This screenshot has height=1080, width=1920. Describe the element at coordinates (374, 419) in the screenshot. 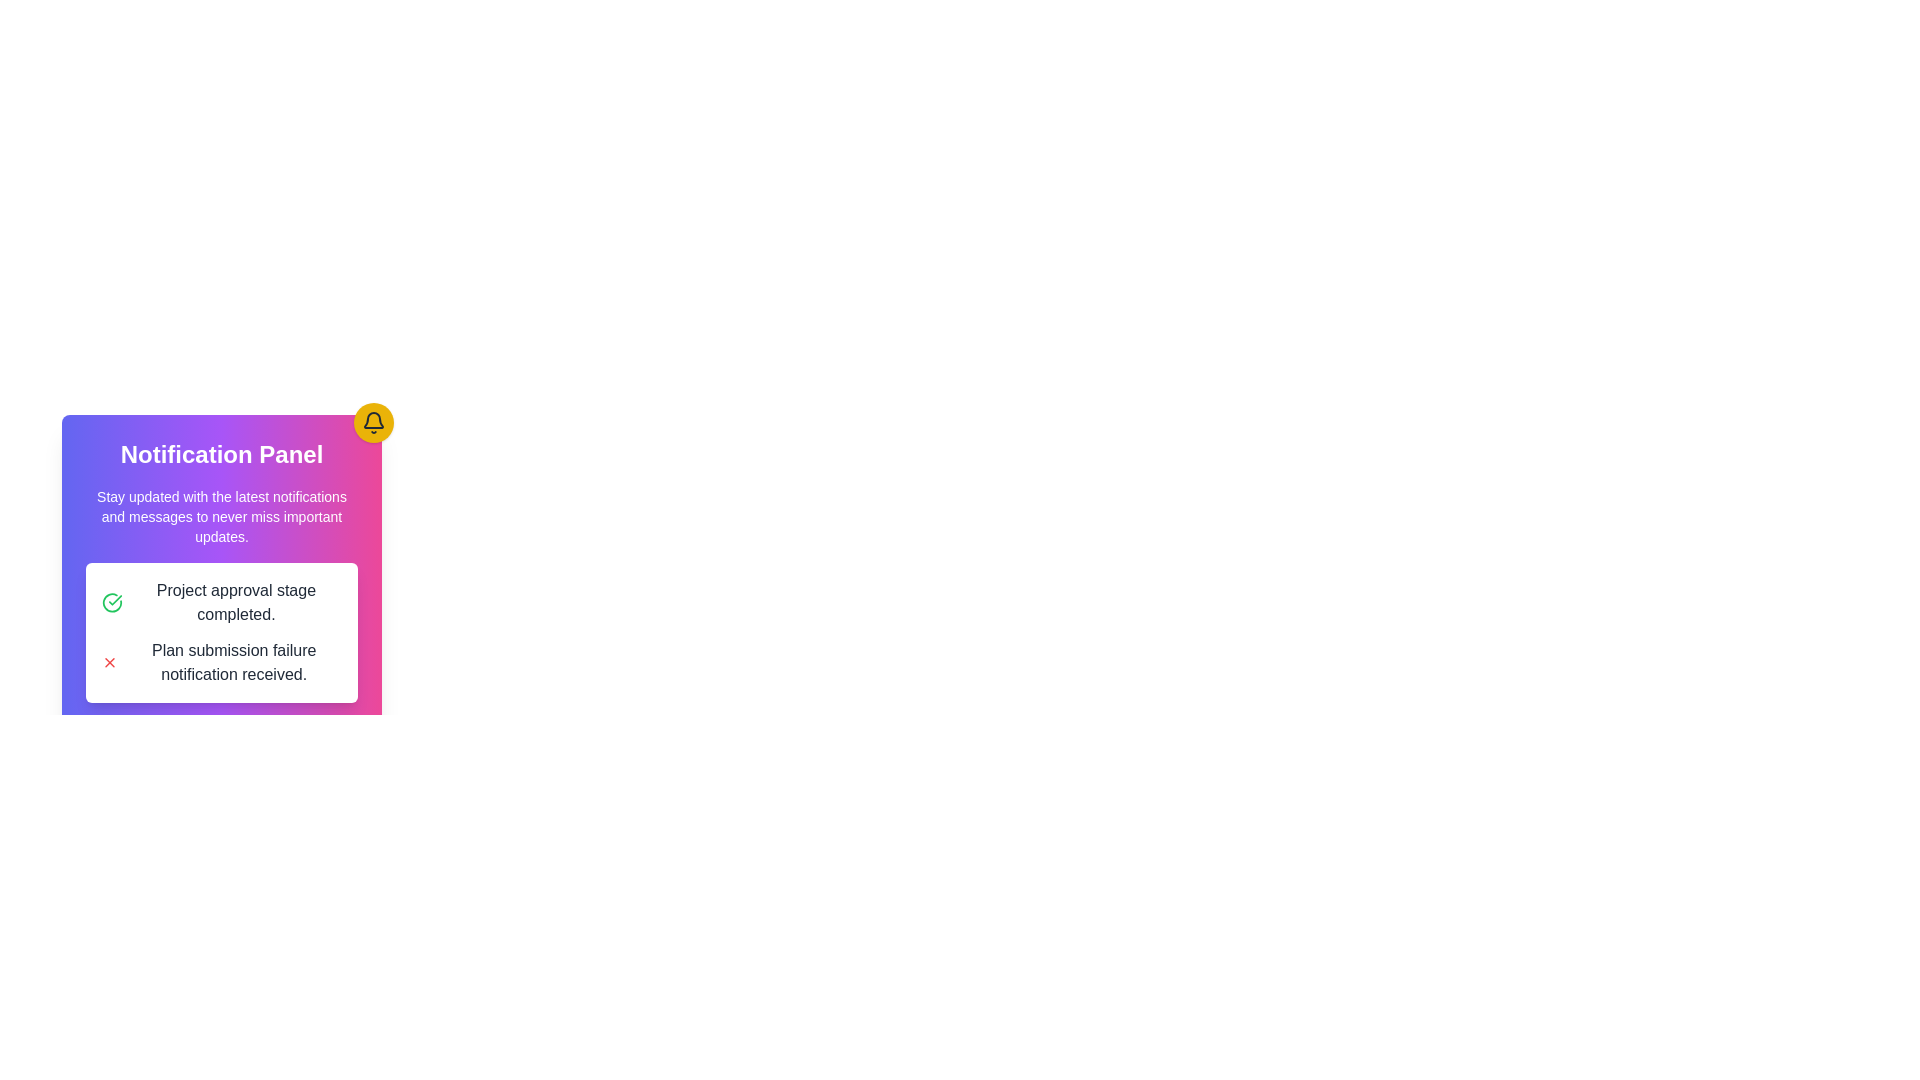

I see `the decorative graphical component of the notification bell icon located at the top-right corner of the notification panel` at that location.